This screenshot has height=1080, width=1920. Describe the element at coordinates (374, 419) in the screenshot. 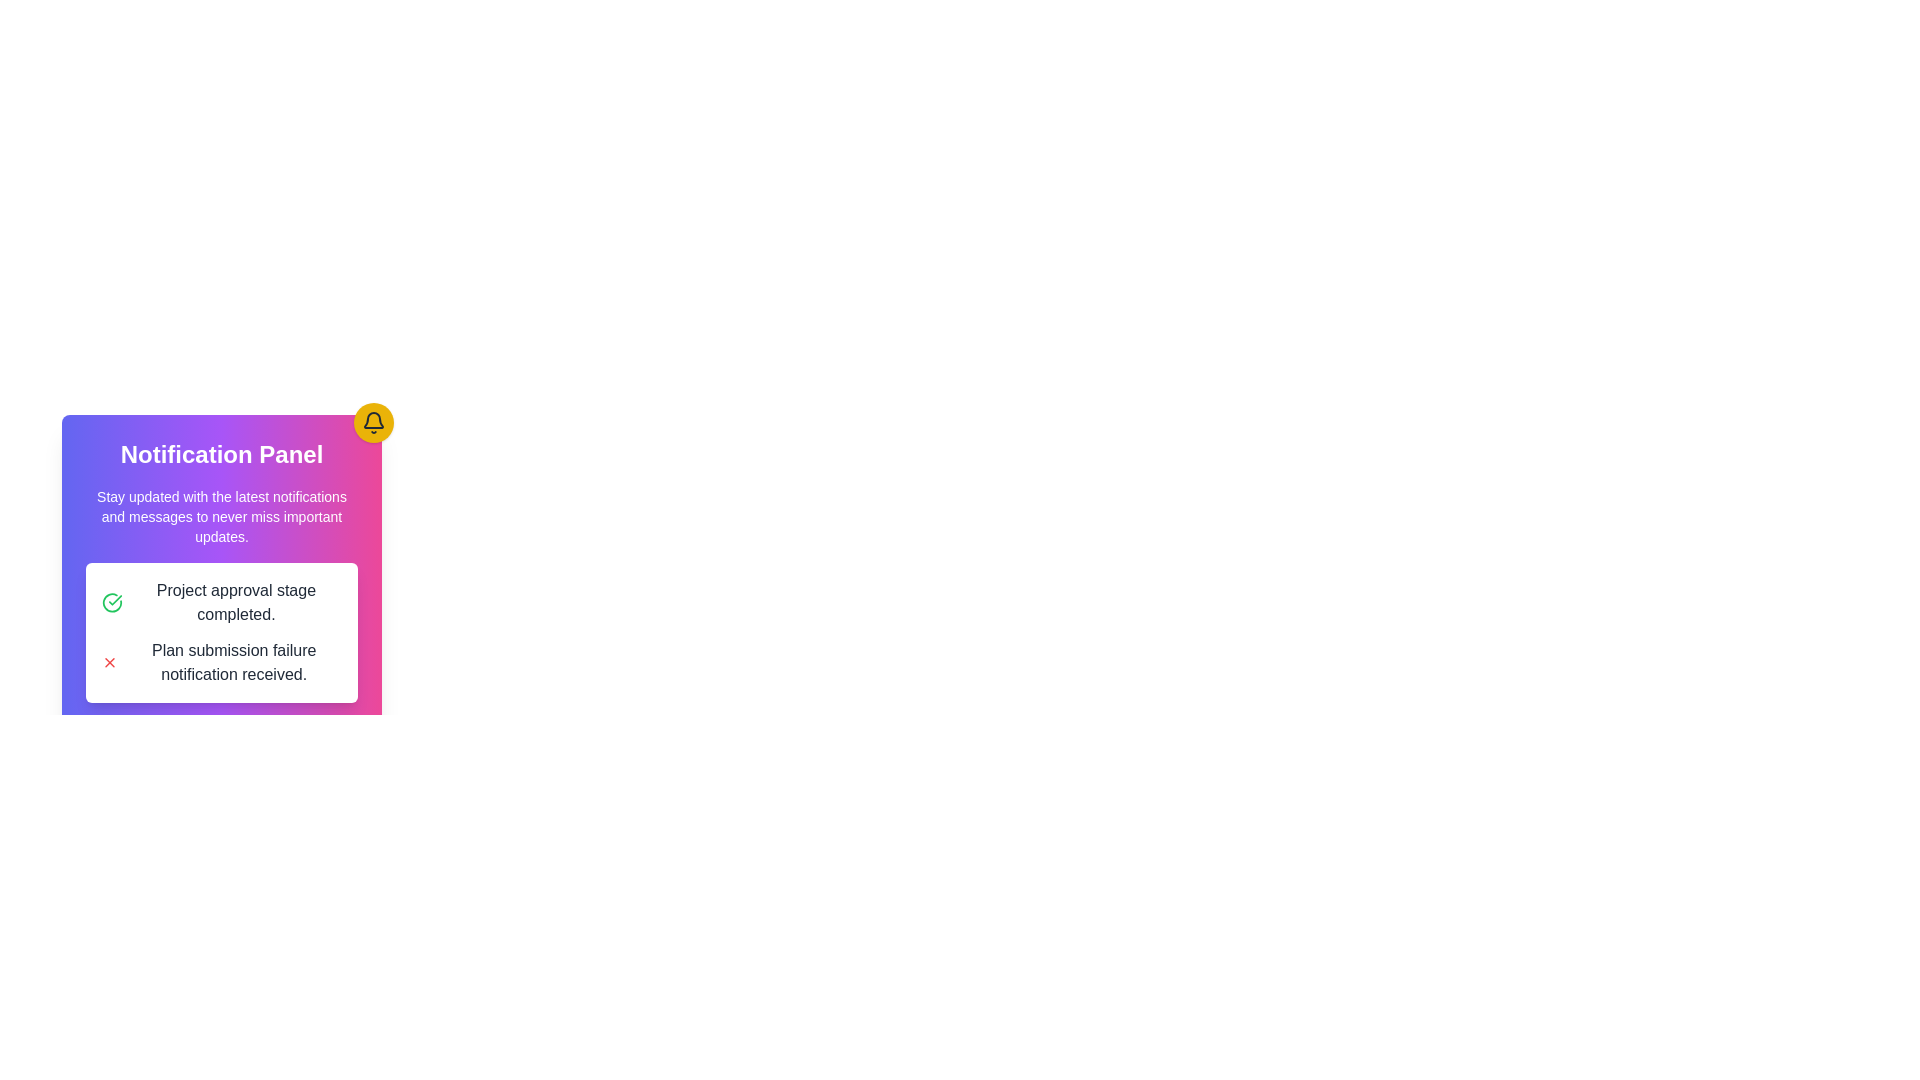

I see `the decorative graphical component of the notification bell icon located at the top-right corner of the notification panel` at that location.